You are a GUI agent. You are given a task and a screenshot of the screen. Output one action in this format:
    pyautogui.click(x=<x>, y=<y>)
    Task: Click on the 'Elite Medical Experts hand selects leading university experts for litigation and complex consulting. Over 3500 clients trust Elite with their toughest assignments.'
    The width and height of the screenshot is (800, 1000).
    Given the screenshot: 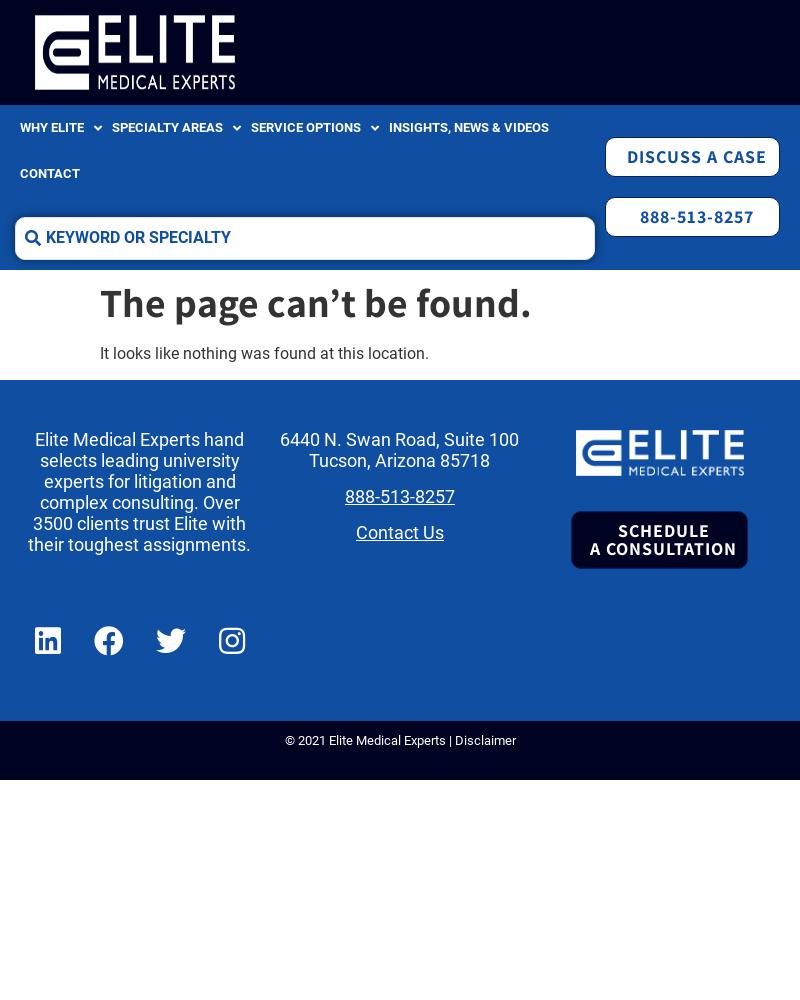 What is the action you would take?
    pyautogui.click(x=139, y=491)
    